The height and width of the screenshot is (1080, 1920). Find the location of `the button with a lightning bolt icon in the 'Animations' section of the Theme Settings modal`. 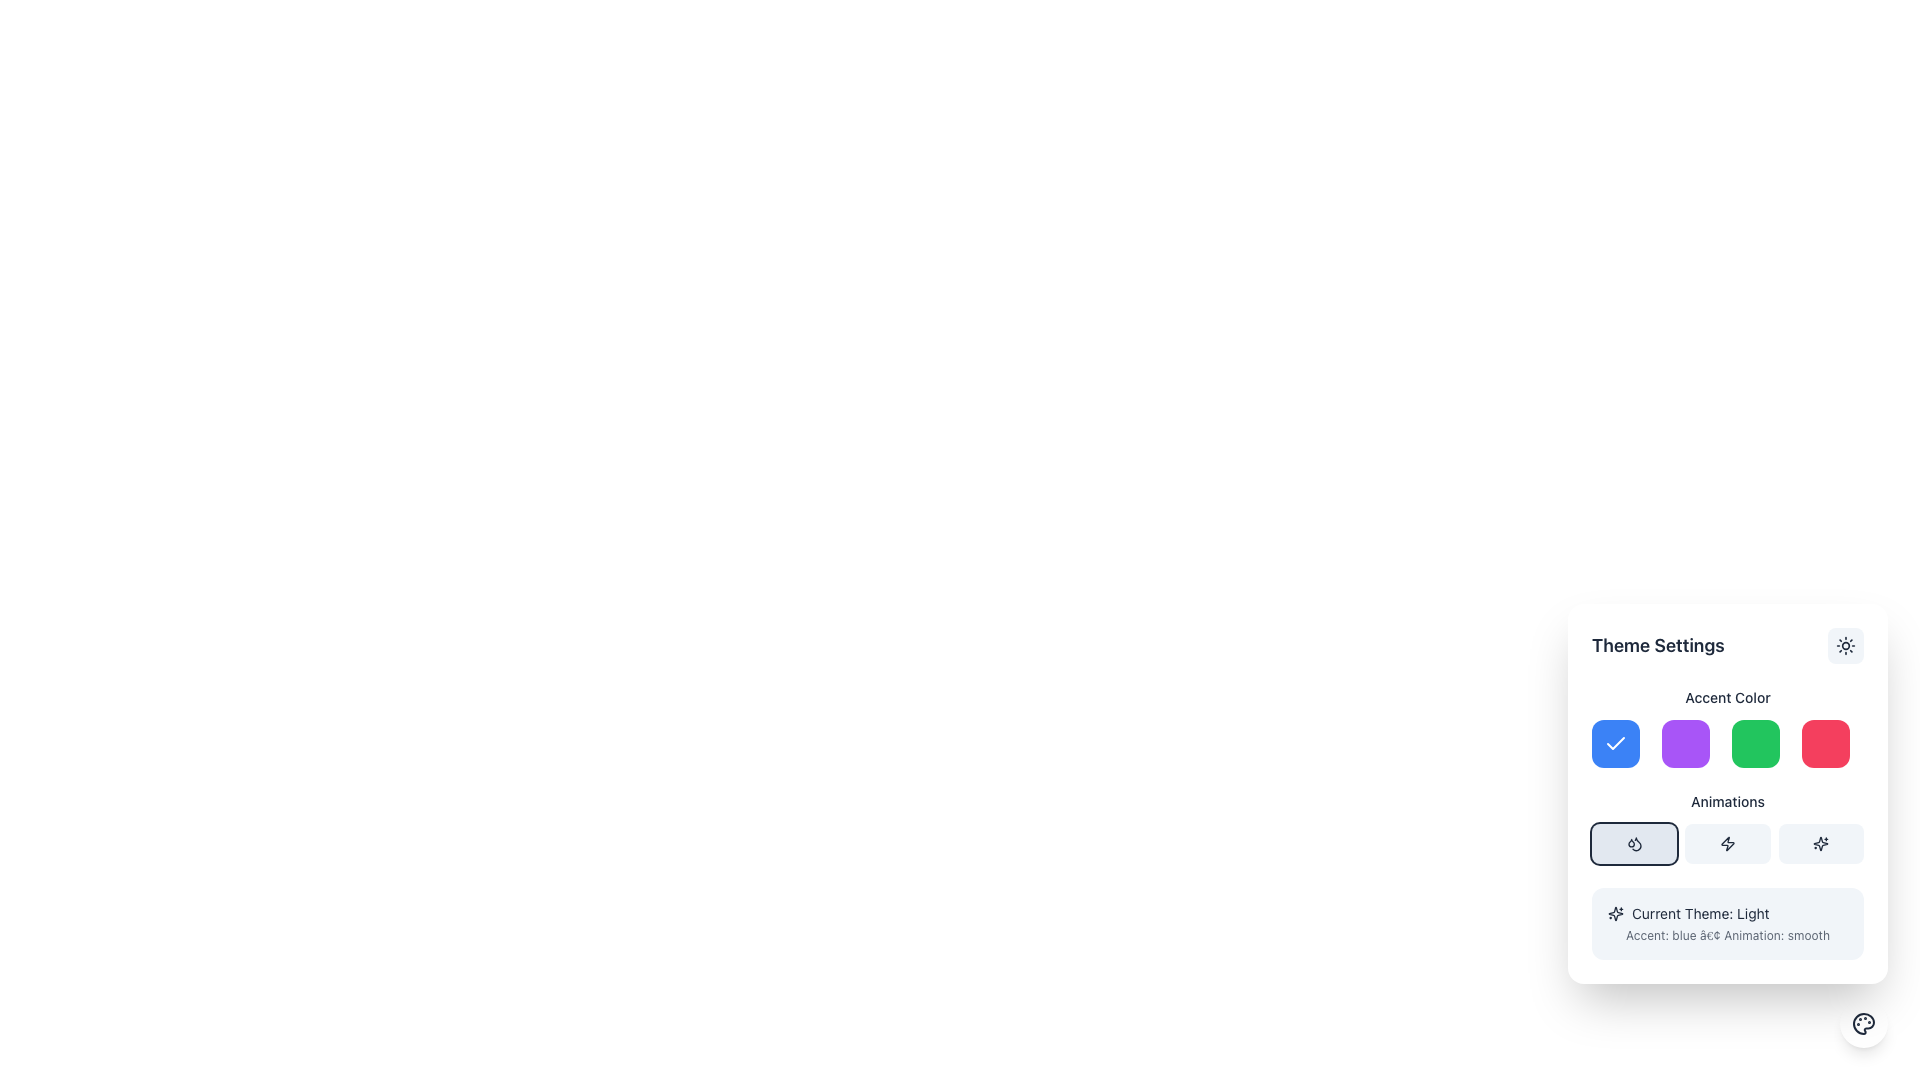

the button with a lightning bolt icon in the 'Animations' section of the Theme Settings modal is located at coordinates (1727, 844).